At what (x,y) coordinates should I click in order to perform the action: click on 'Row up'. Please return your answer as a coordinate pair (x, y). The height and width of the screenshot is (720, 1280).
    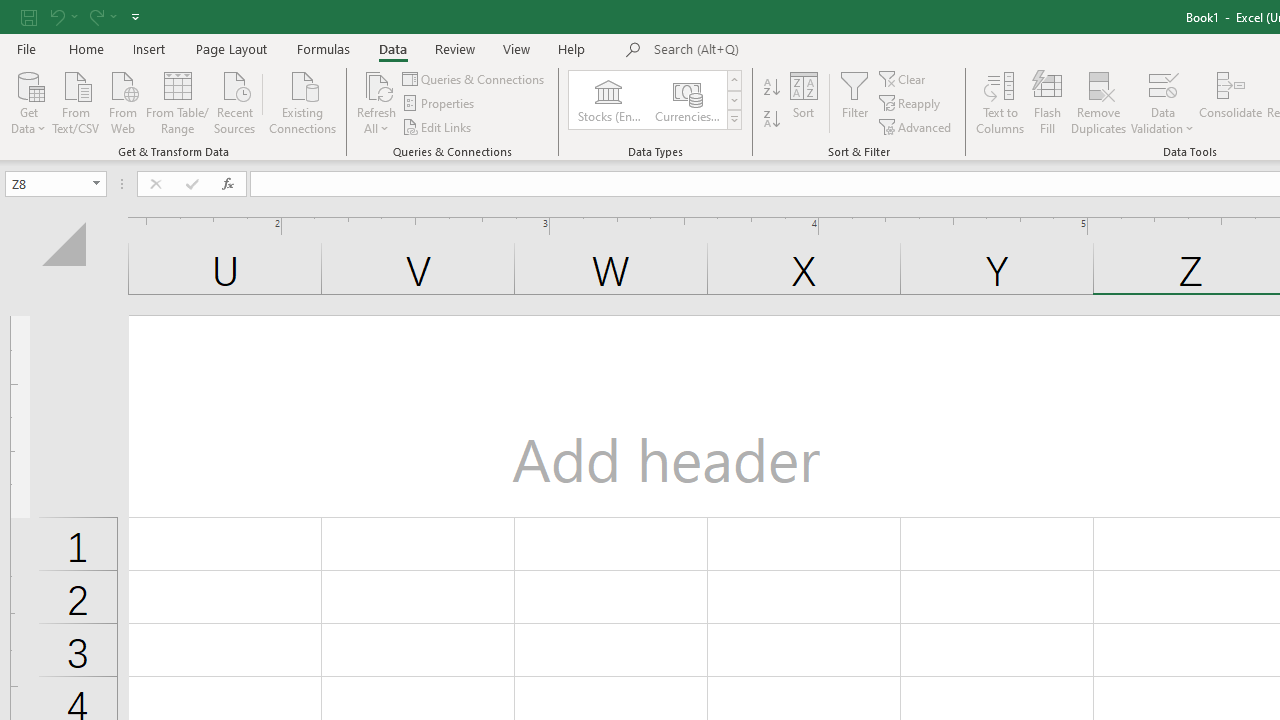
    Looking at the image, I should click on (733, 79).